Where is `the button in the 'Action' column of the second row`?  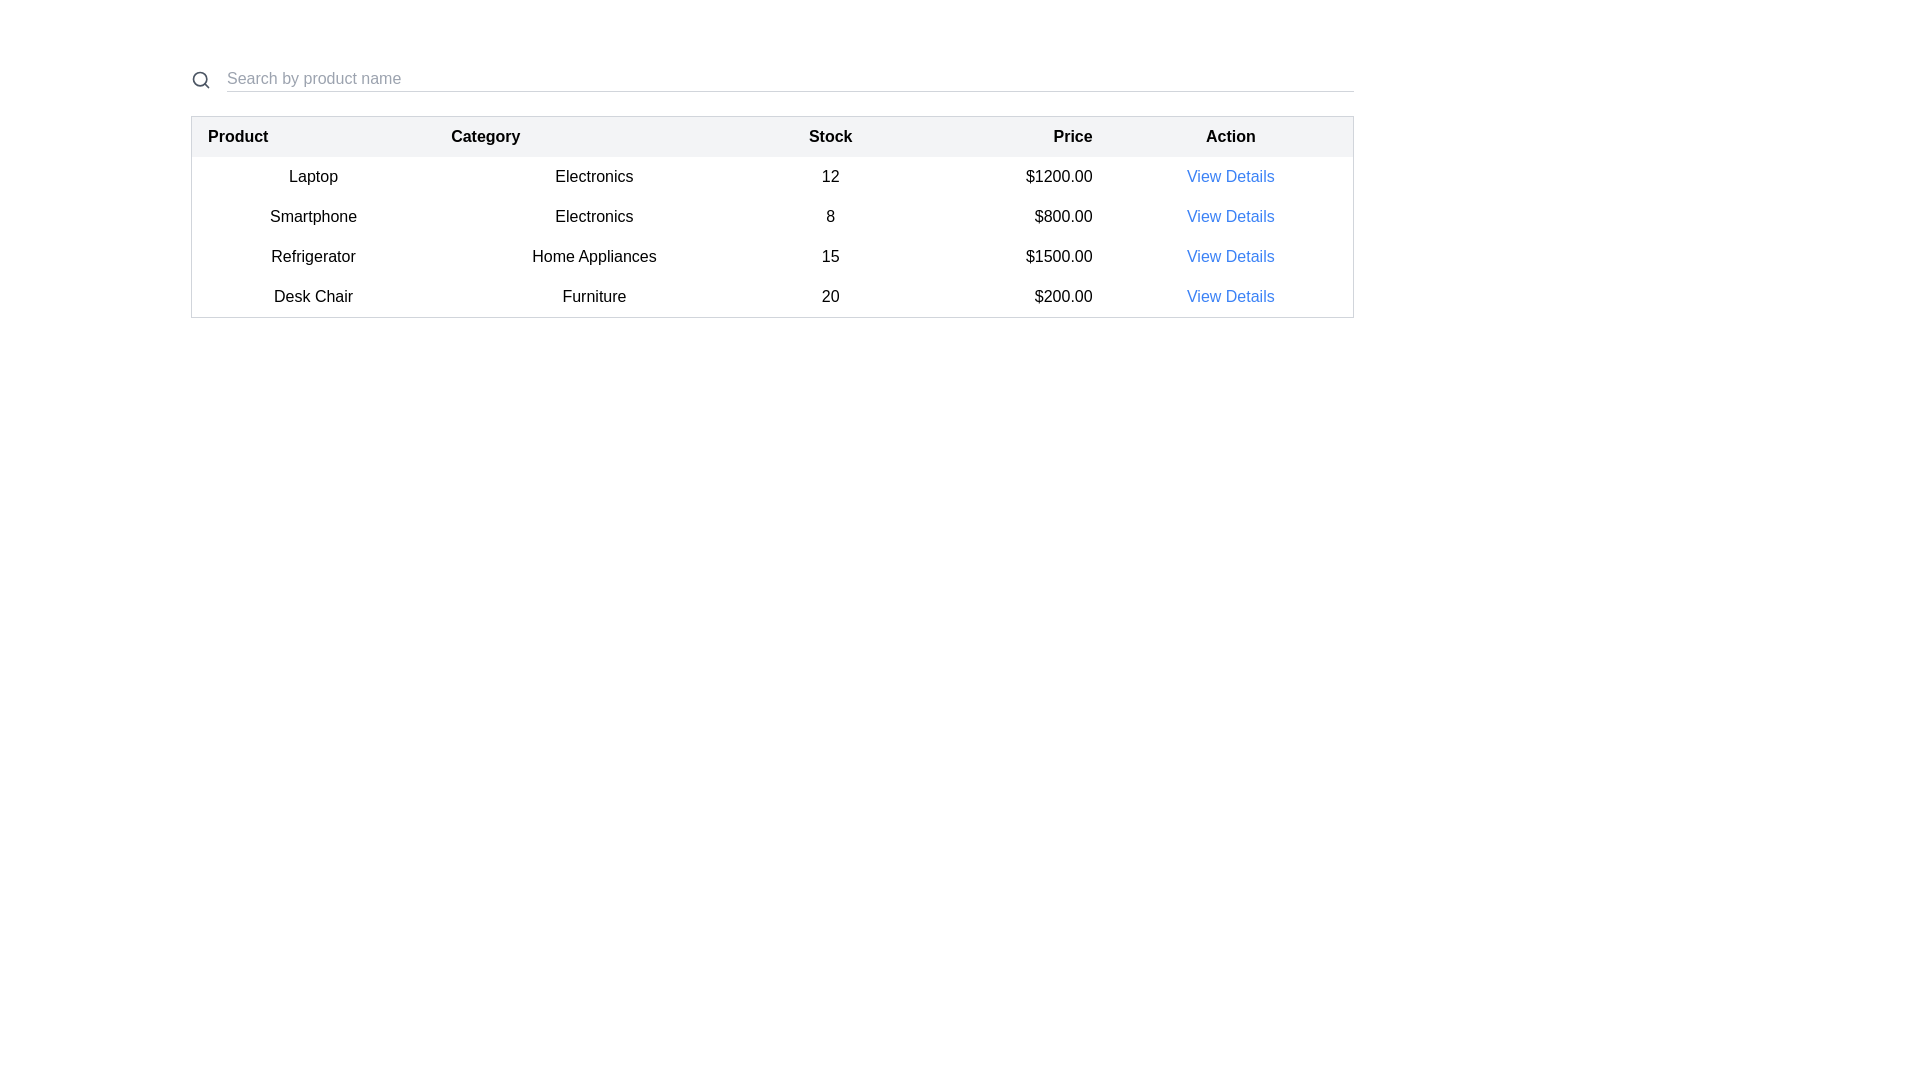 the button in the 'Action' column of the second row is located at coordinates (1230, 216).